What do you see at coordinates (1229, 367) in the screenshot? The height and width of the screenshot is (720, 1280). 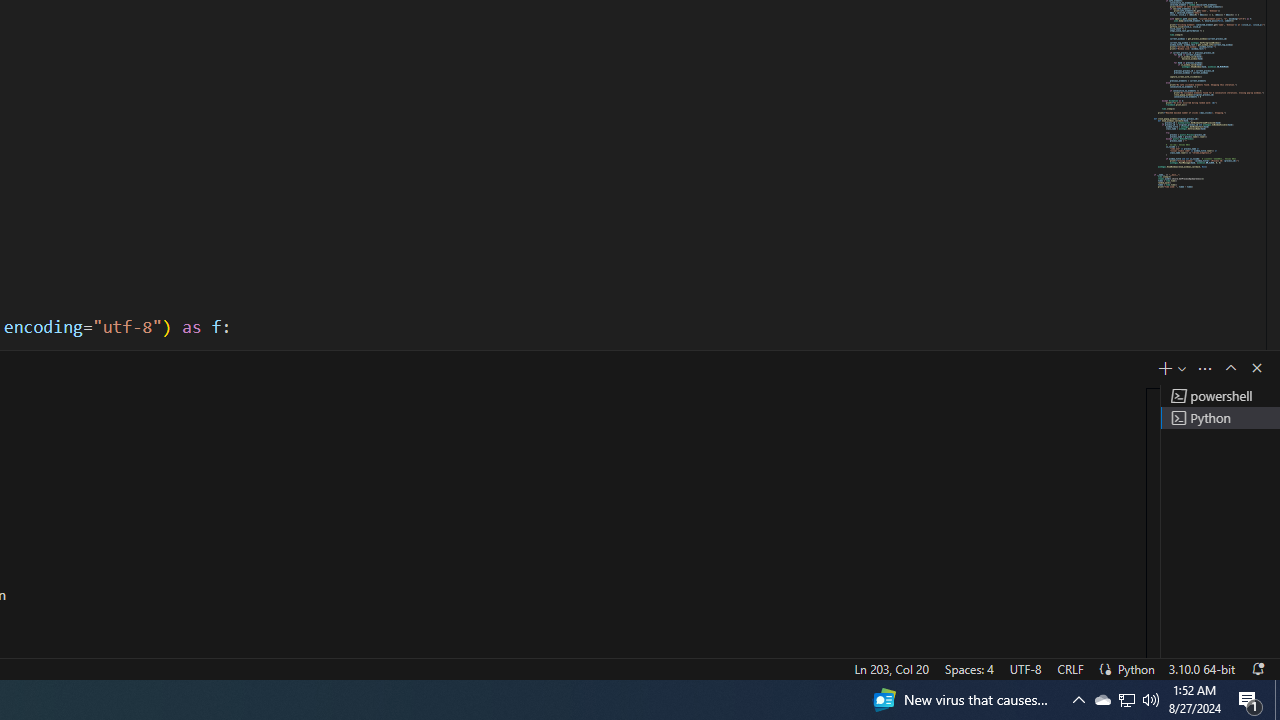 I see `'Maximize Panel Size'` at bounding box center [1229, 367].